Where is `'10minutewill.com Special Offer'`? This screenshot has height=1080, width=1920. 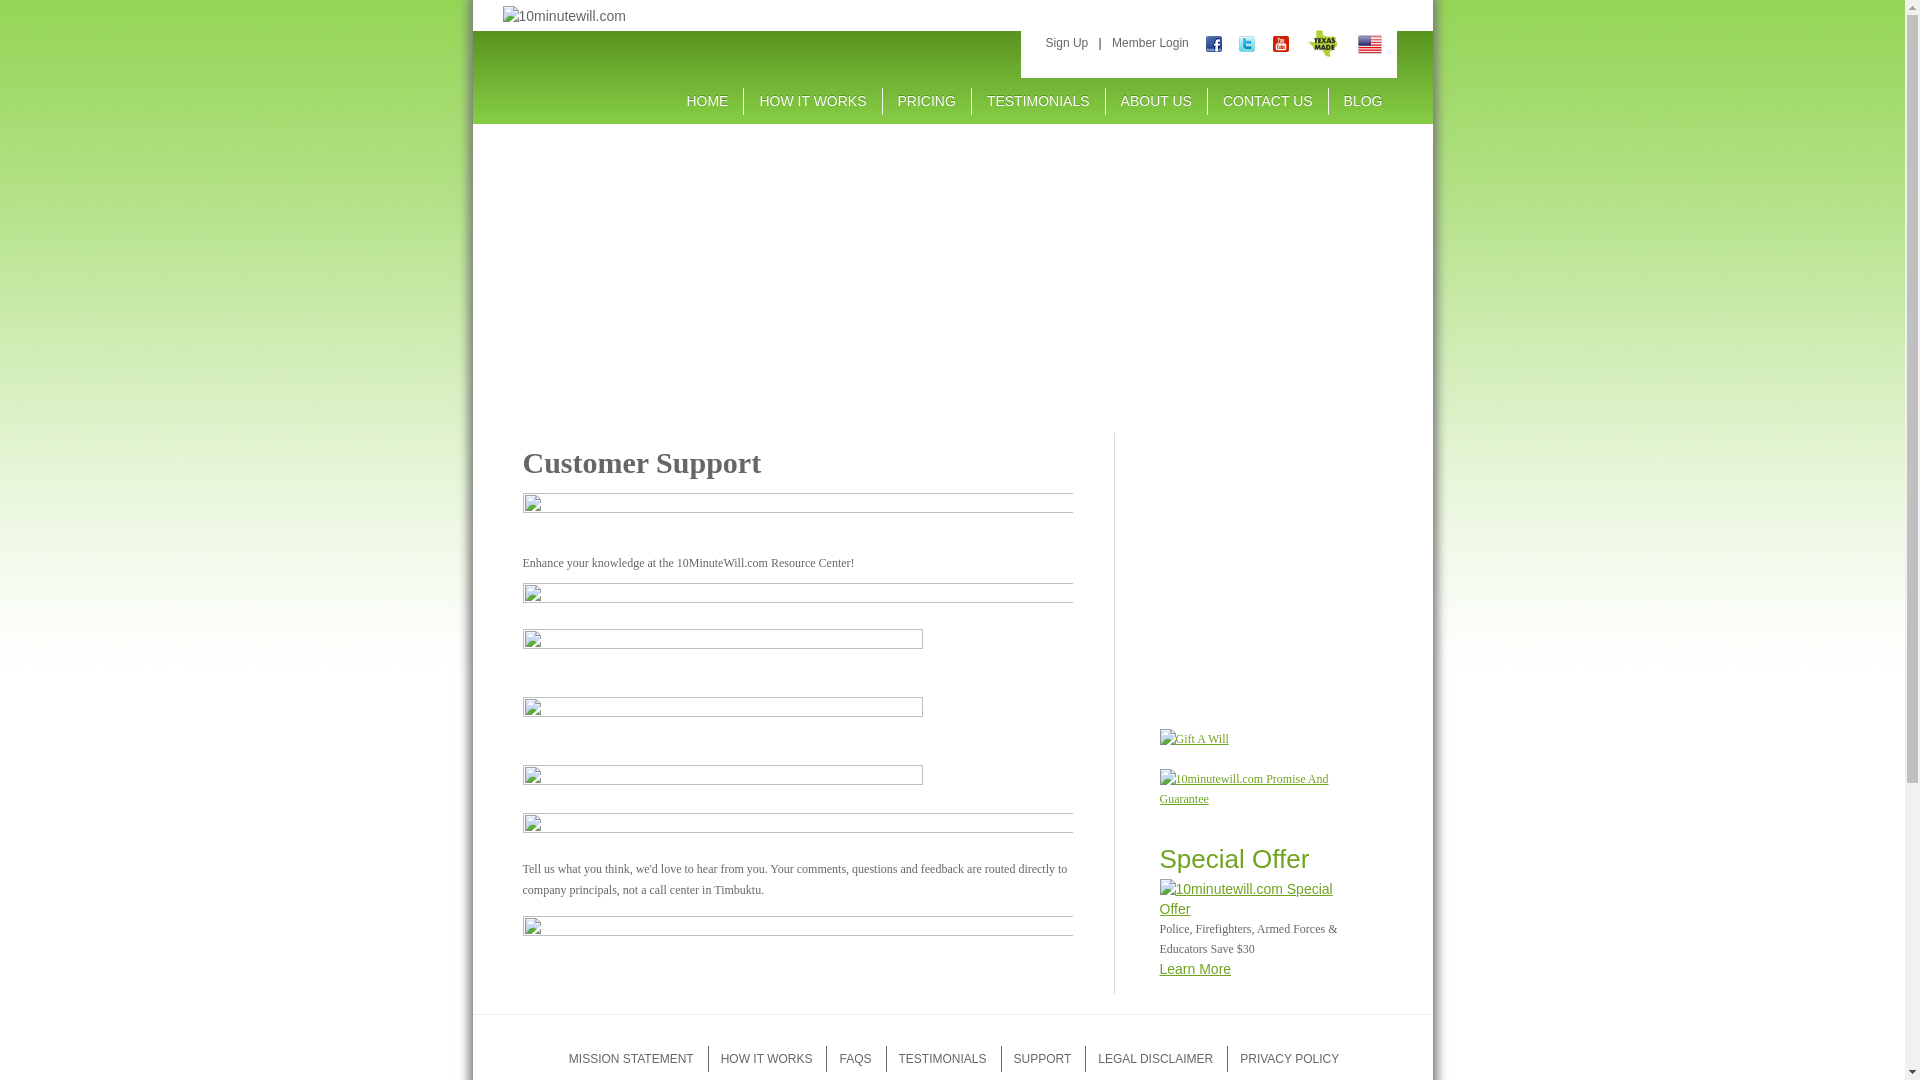
'10minutewill.com Special Offer' is located at coordinates (1253, 897).